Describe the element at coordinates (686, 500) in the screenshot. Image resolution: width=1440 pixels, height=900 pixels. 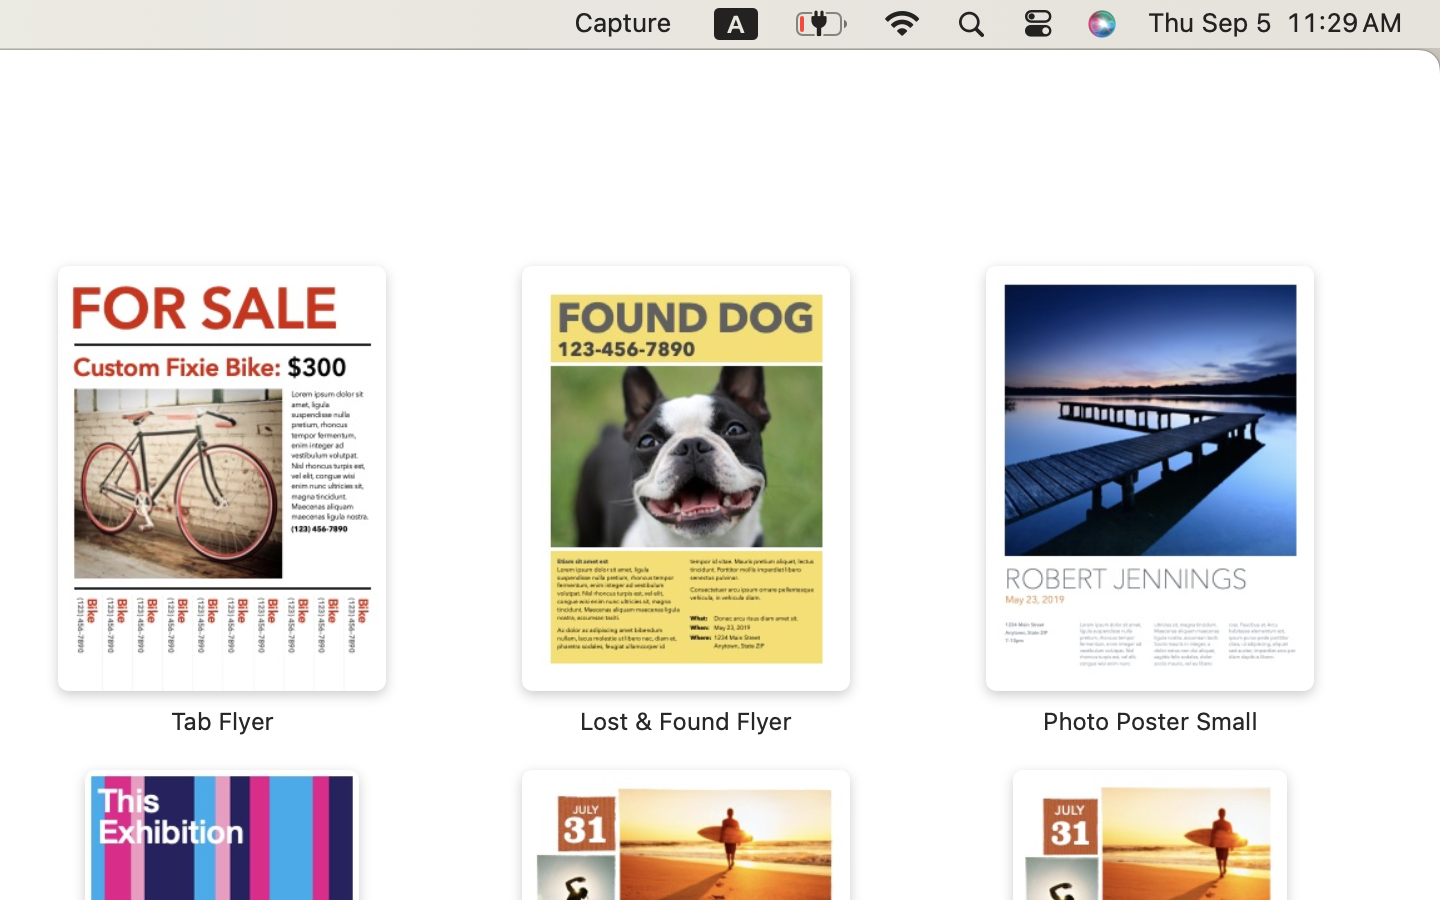
I see `'‎⁨Lost & Found Flyer⁩'` at that location.